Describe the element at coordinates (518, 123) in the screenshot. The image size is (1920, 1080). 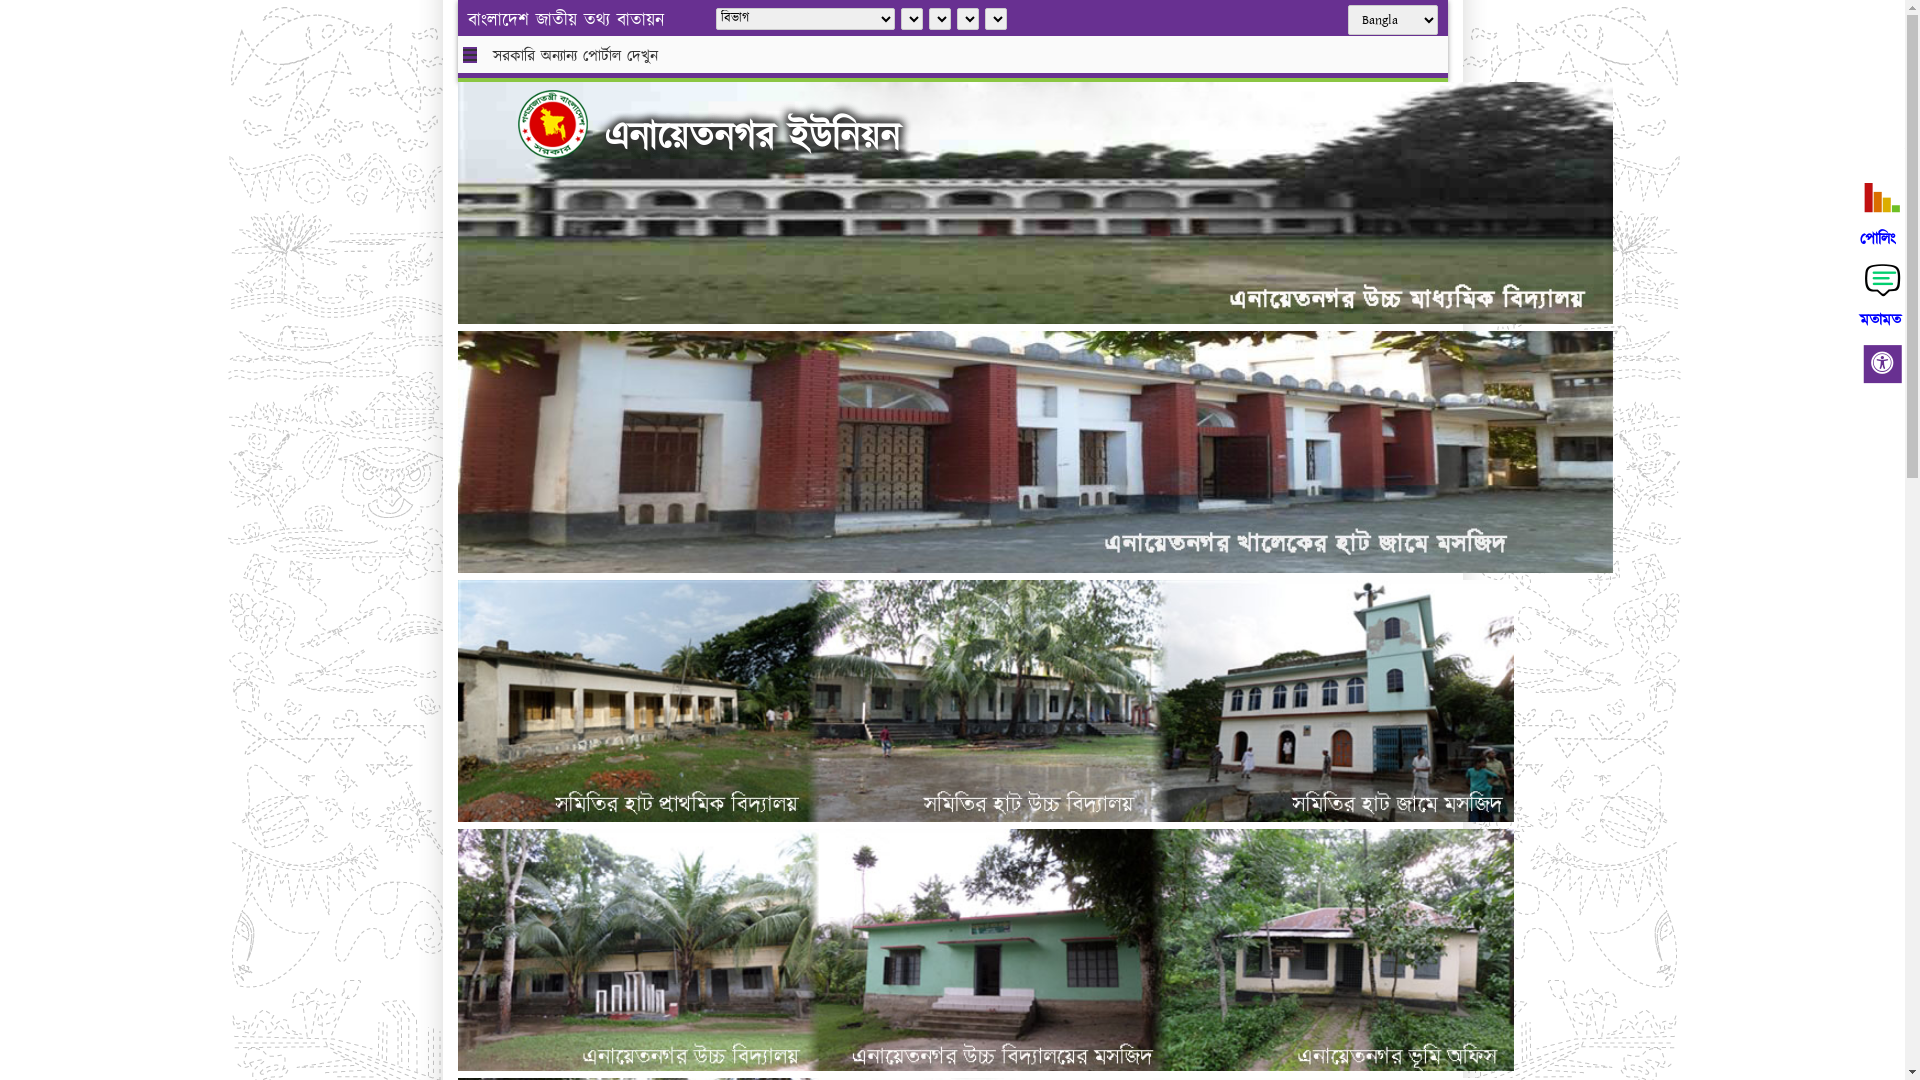
I see `'` at that location.